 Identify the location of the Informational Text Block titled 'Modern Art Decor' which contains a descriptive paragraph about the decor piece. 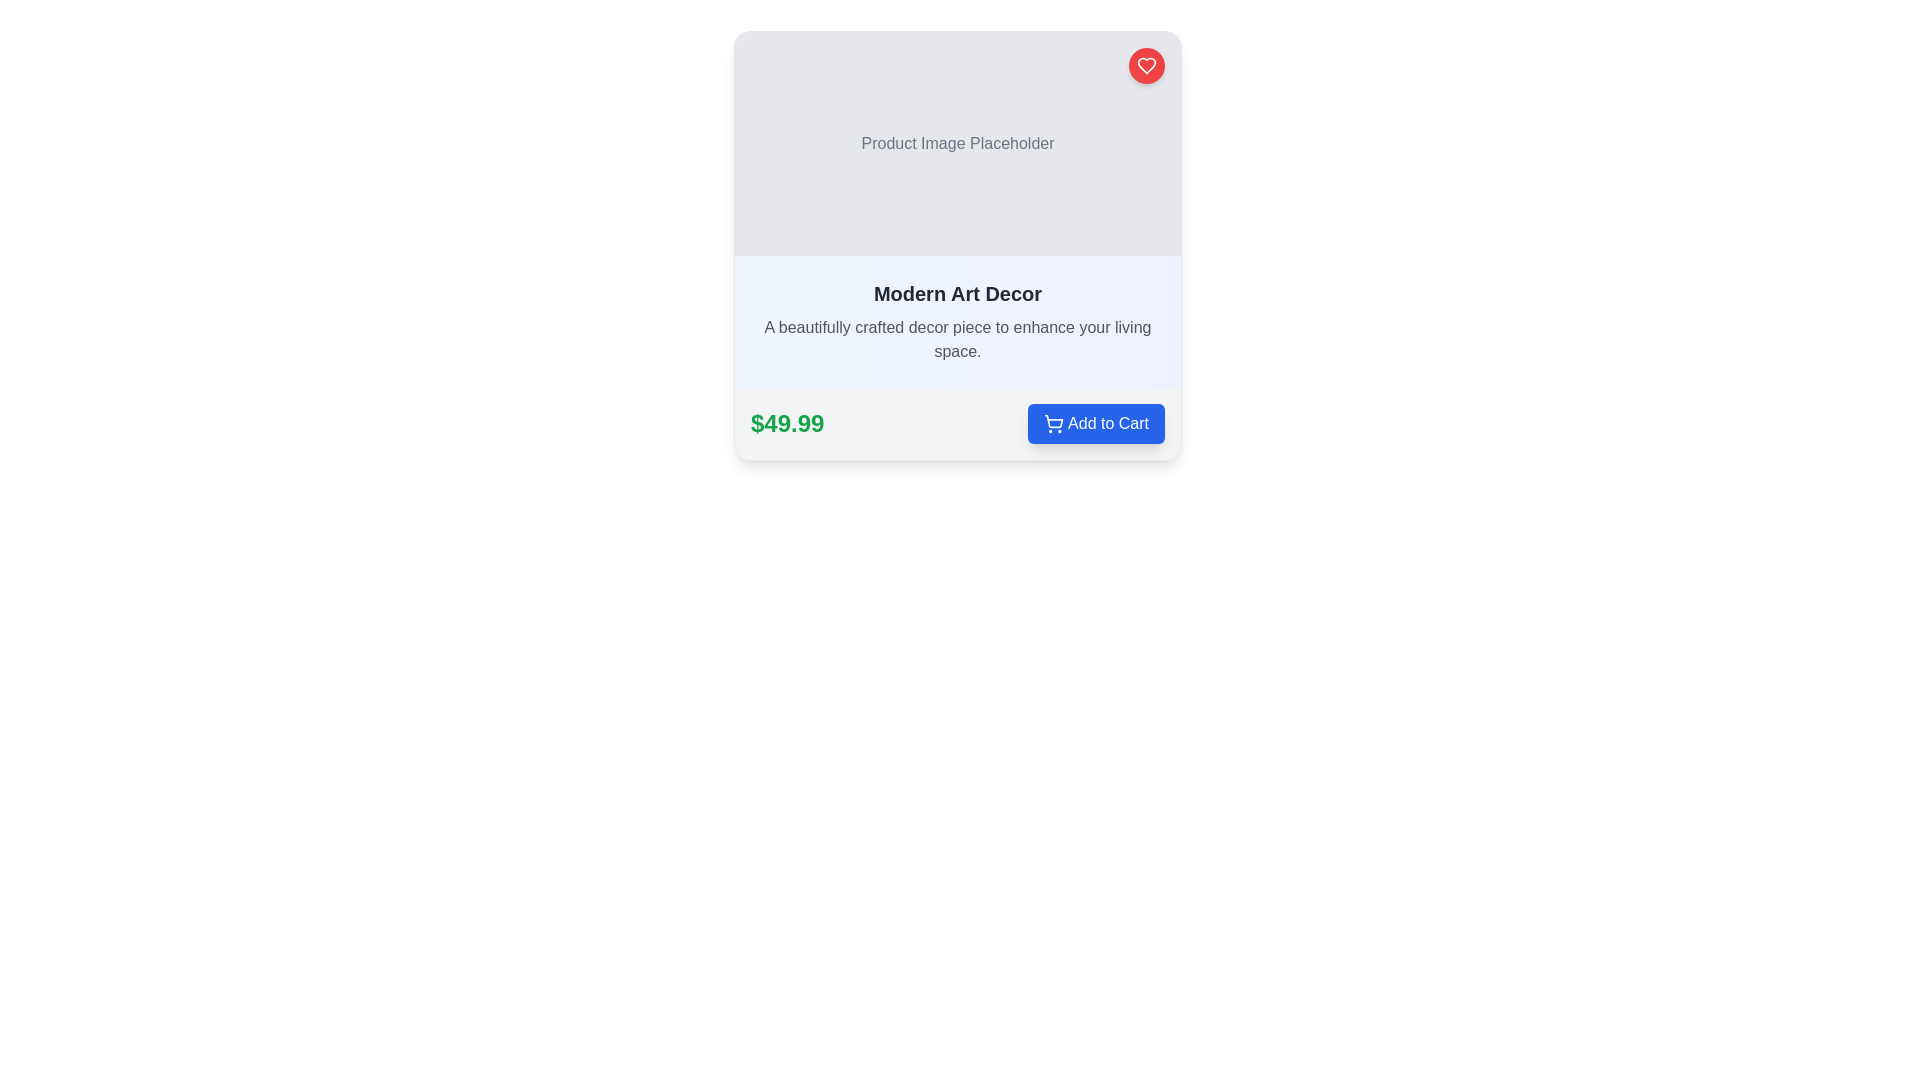
(957, 320).